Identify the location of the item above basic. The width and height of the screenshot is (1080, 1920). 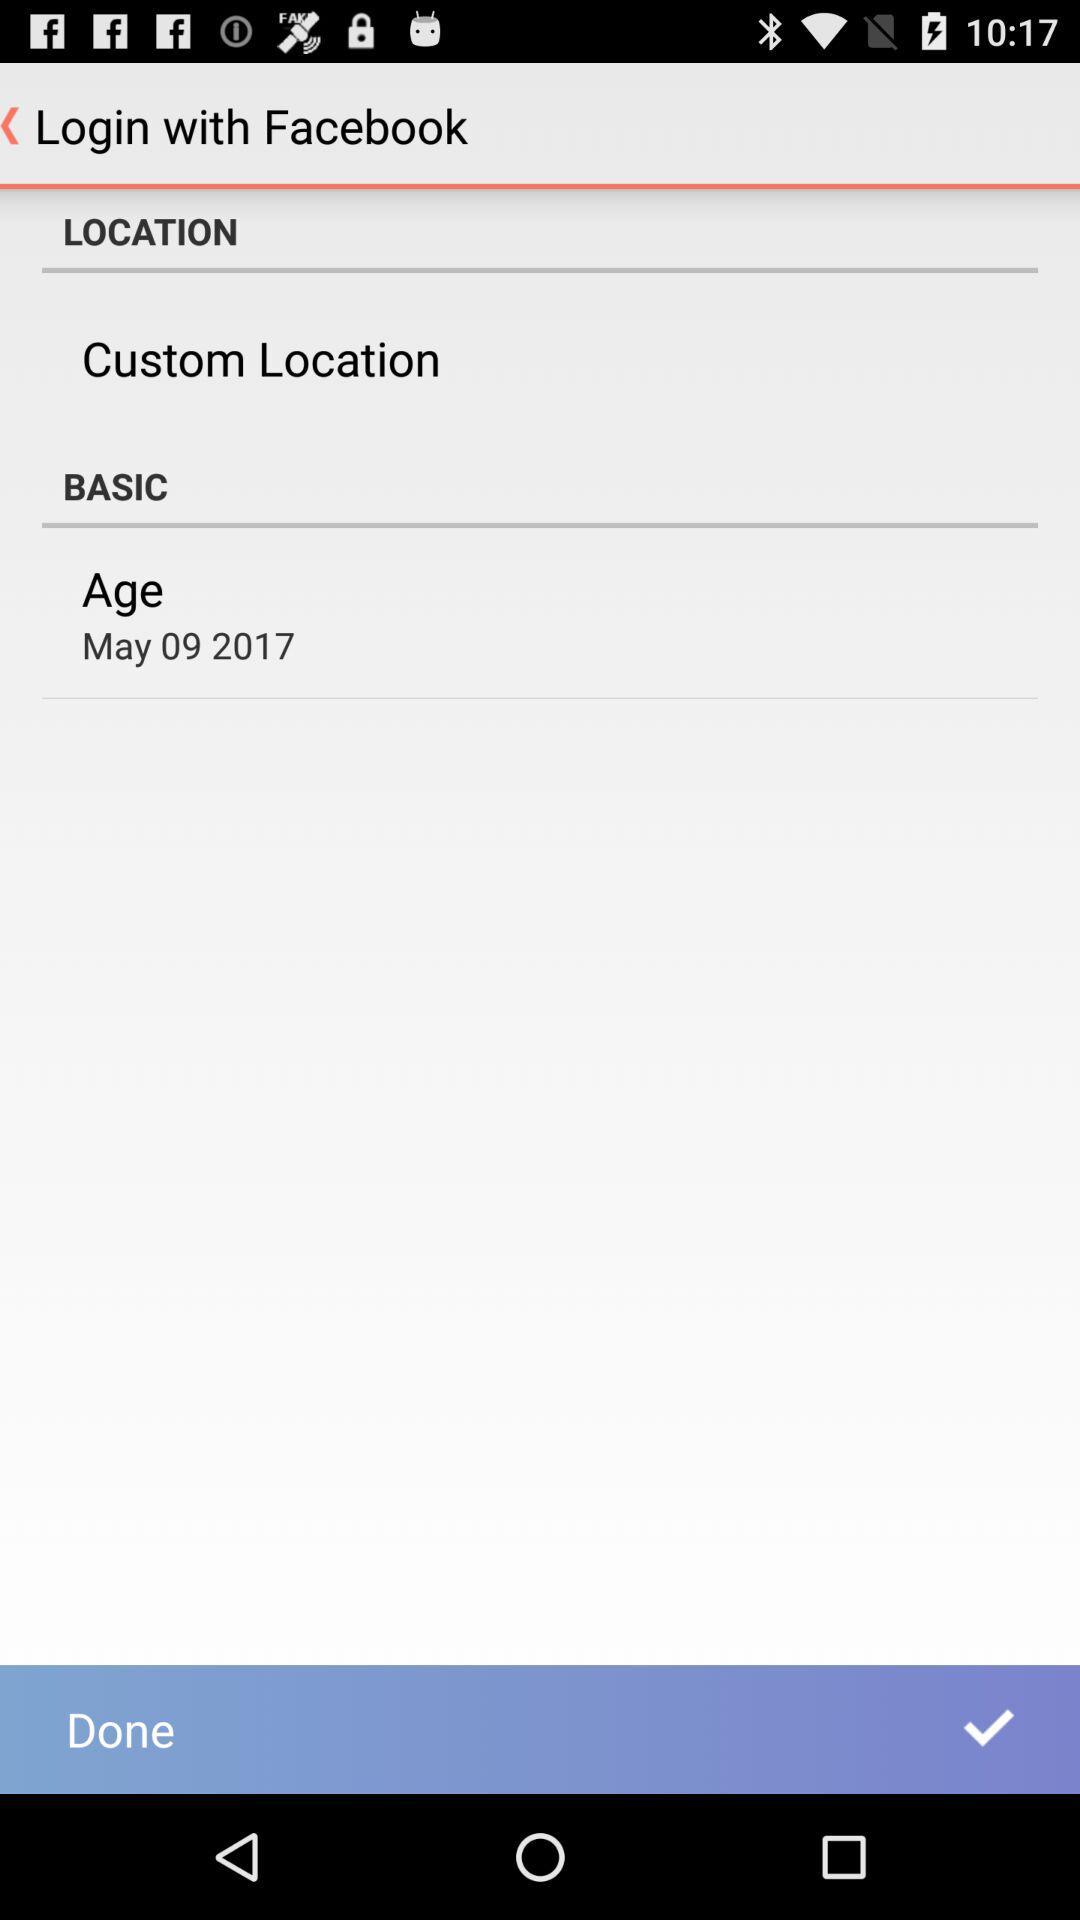
(260, 358).